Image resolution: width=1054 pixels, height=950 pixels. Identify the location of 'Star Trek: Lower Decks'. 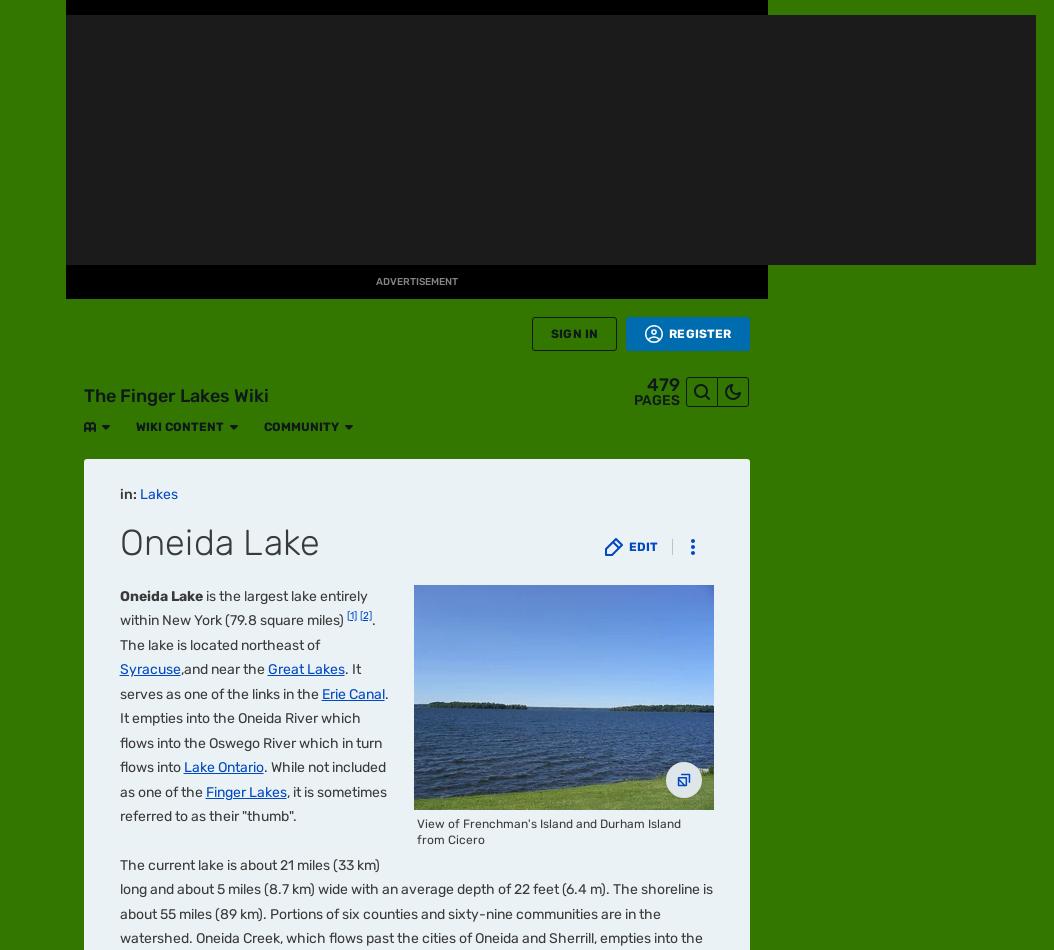
(340, 652).